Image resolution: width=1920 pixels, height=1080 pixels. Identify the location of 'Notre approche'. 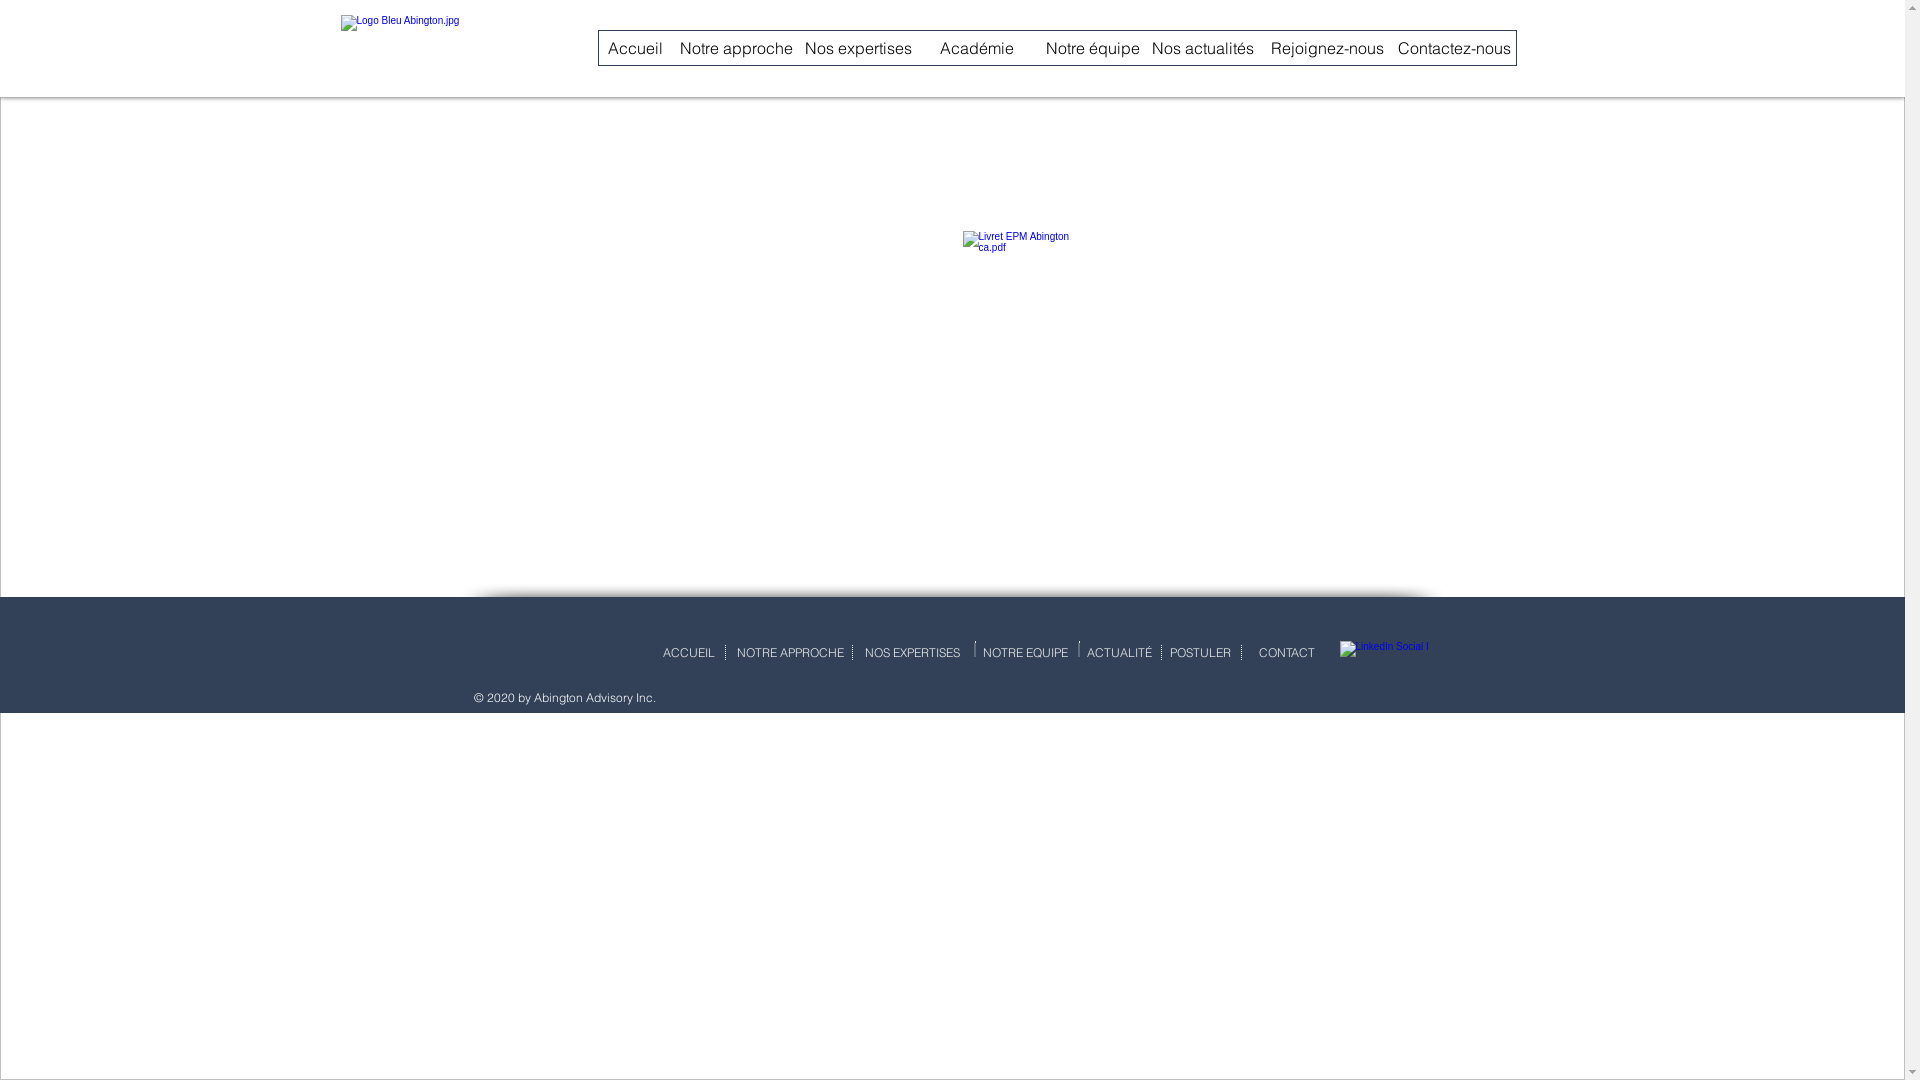
(735, 46).